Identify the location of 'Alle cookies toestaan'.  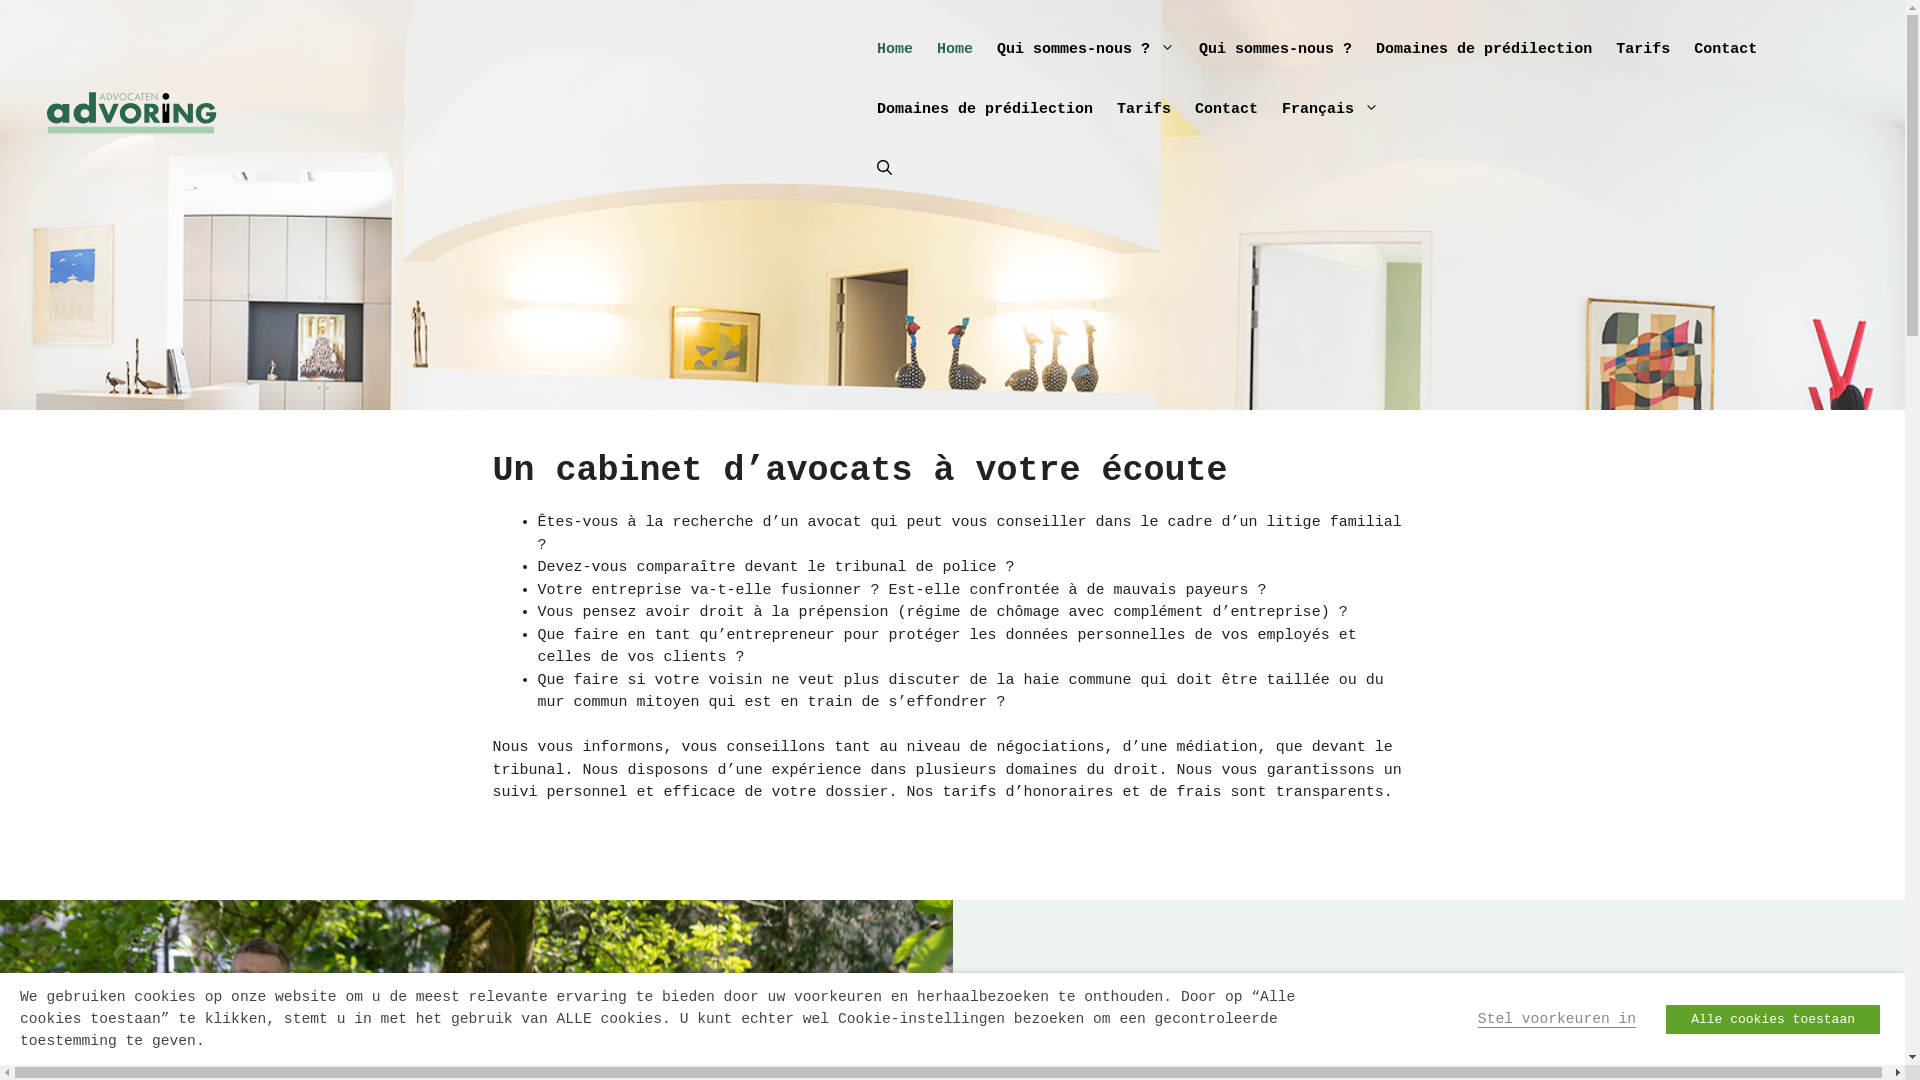
(1772, 1018).